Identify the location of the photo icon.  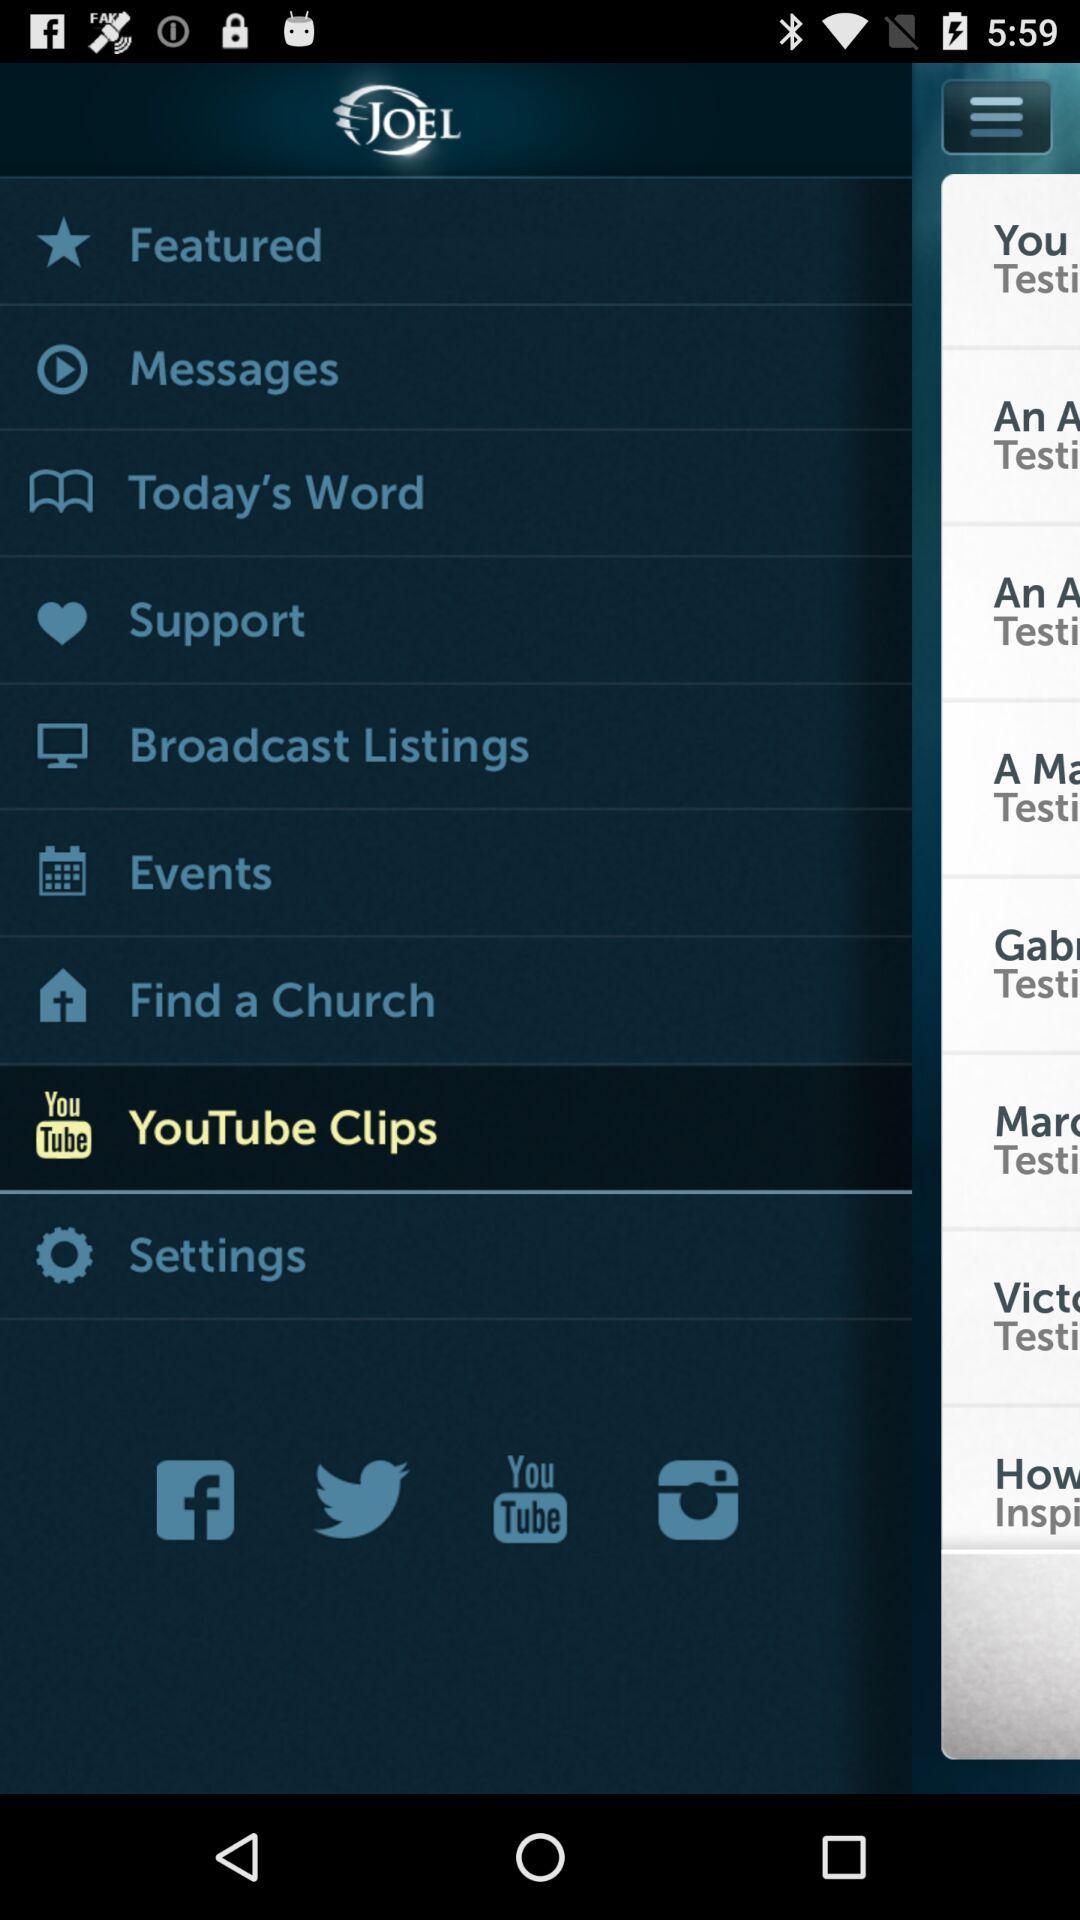
(697, 1605).